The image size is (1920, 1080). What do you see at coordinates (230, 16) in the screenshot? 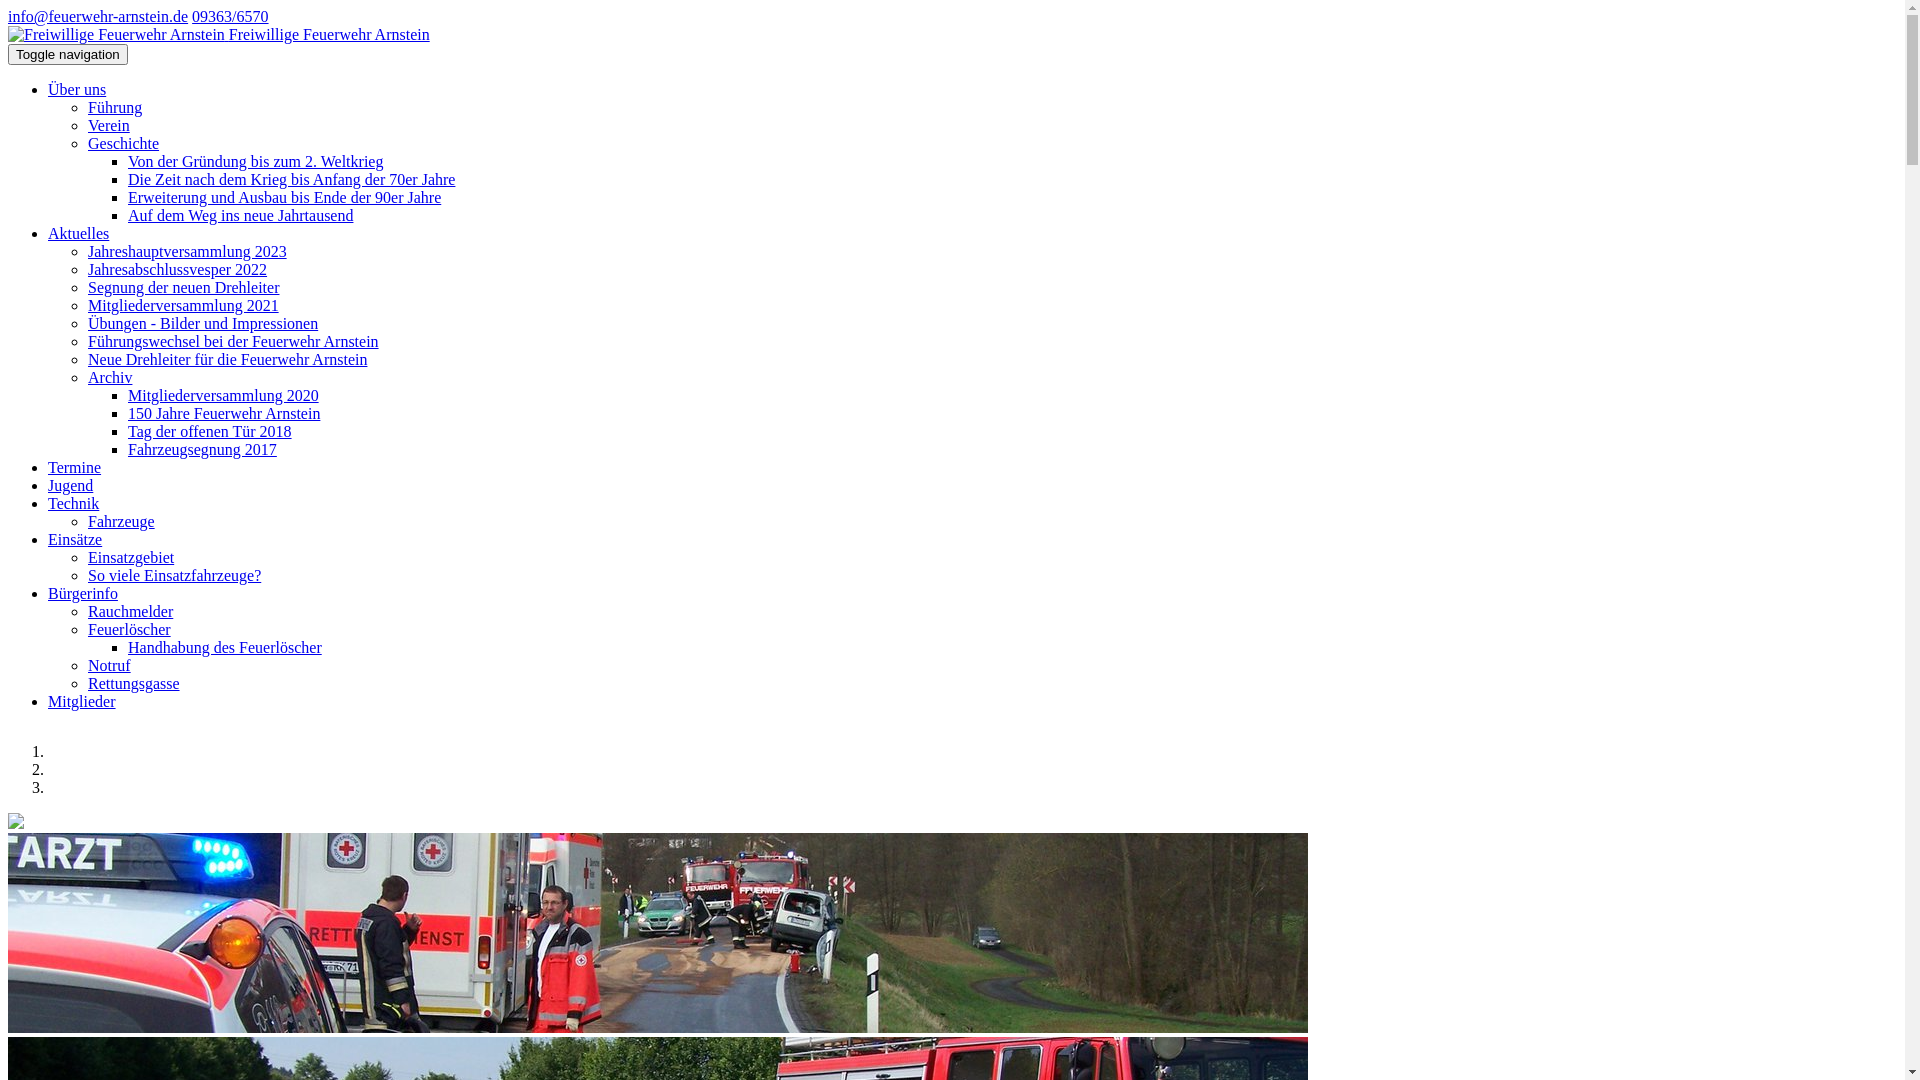
I see `'09363/6570'` at bounding box center [230, 16].